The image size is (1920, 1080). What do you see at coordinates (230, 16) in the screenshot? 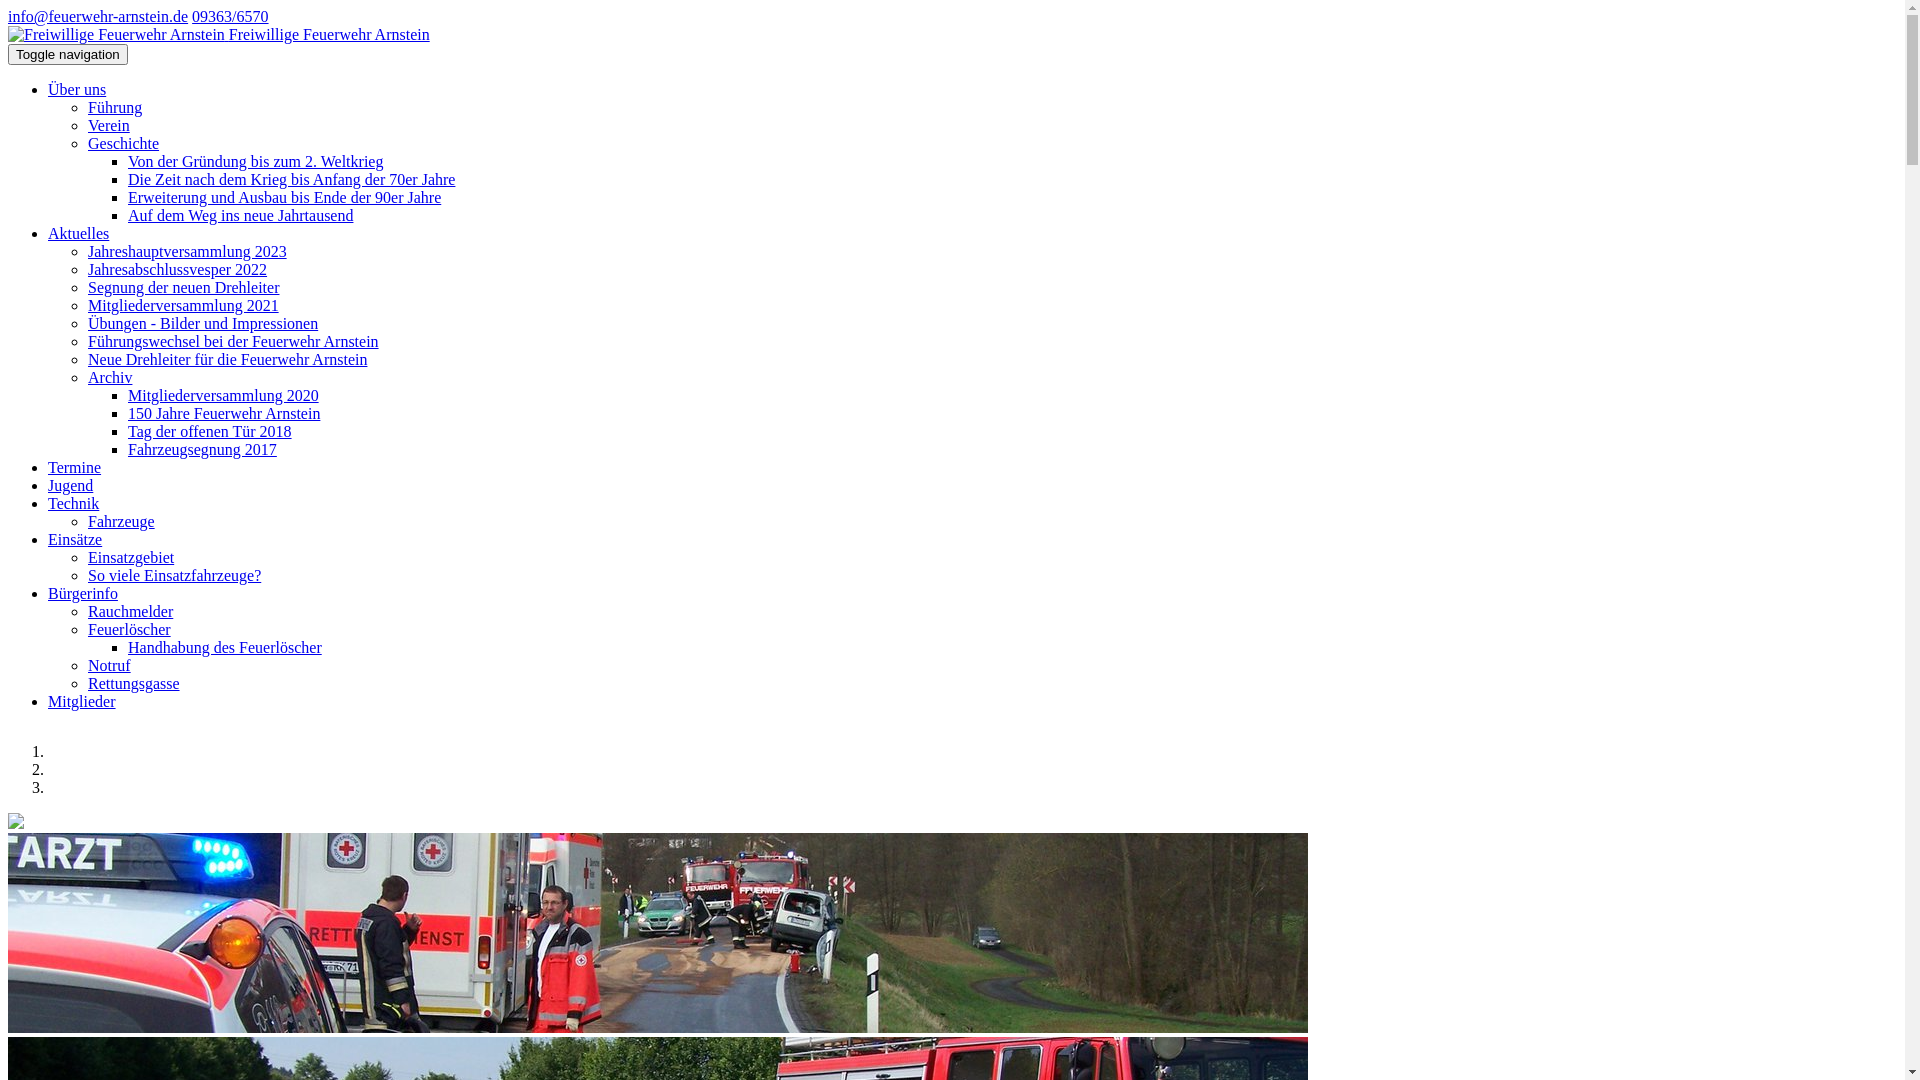
I see `'09363/6570'` at bounding box center [230, 16].